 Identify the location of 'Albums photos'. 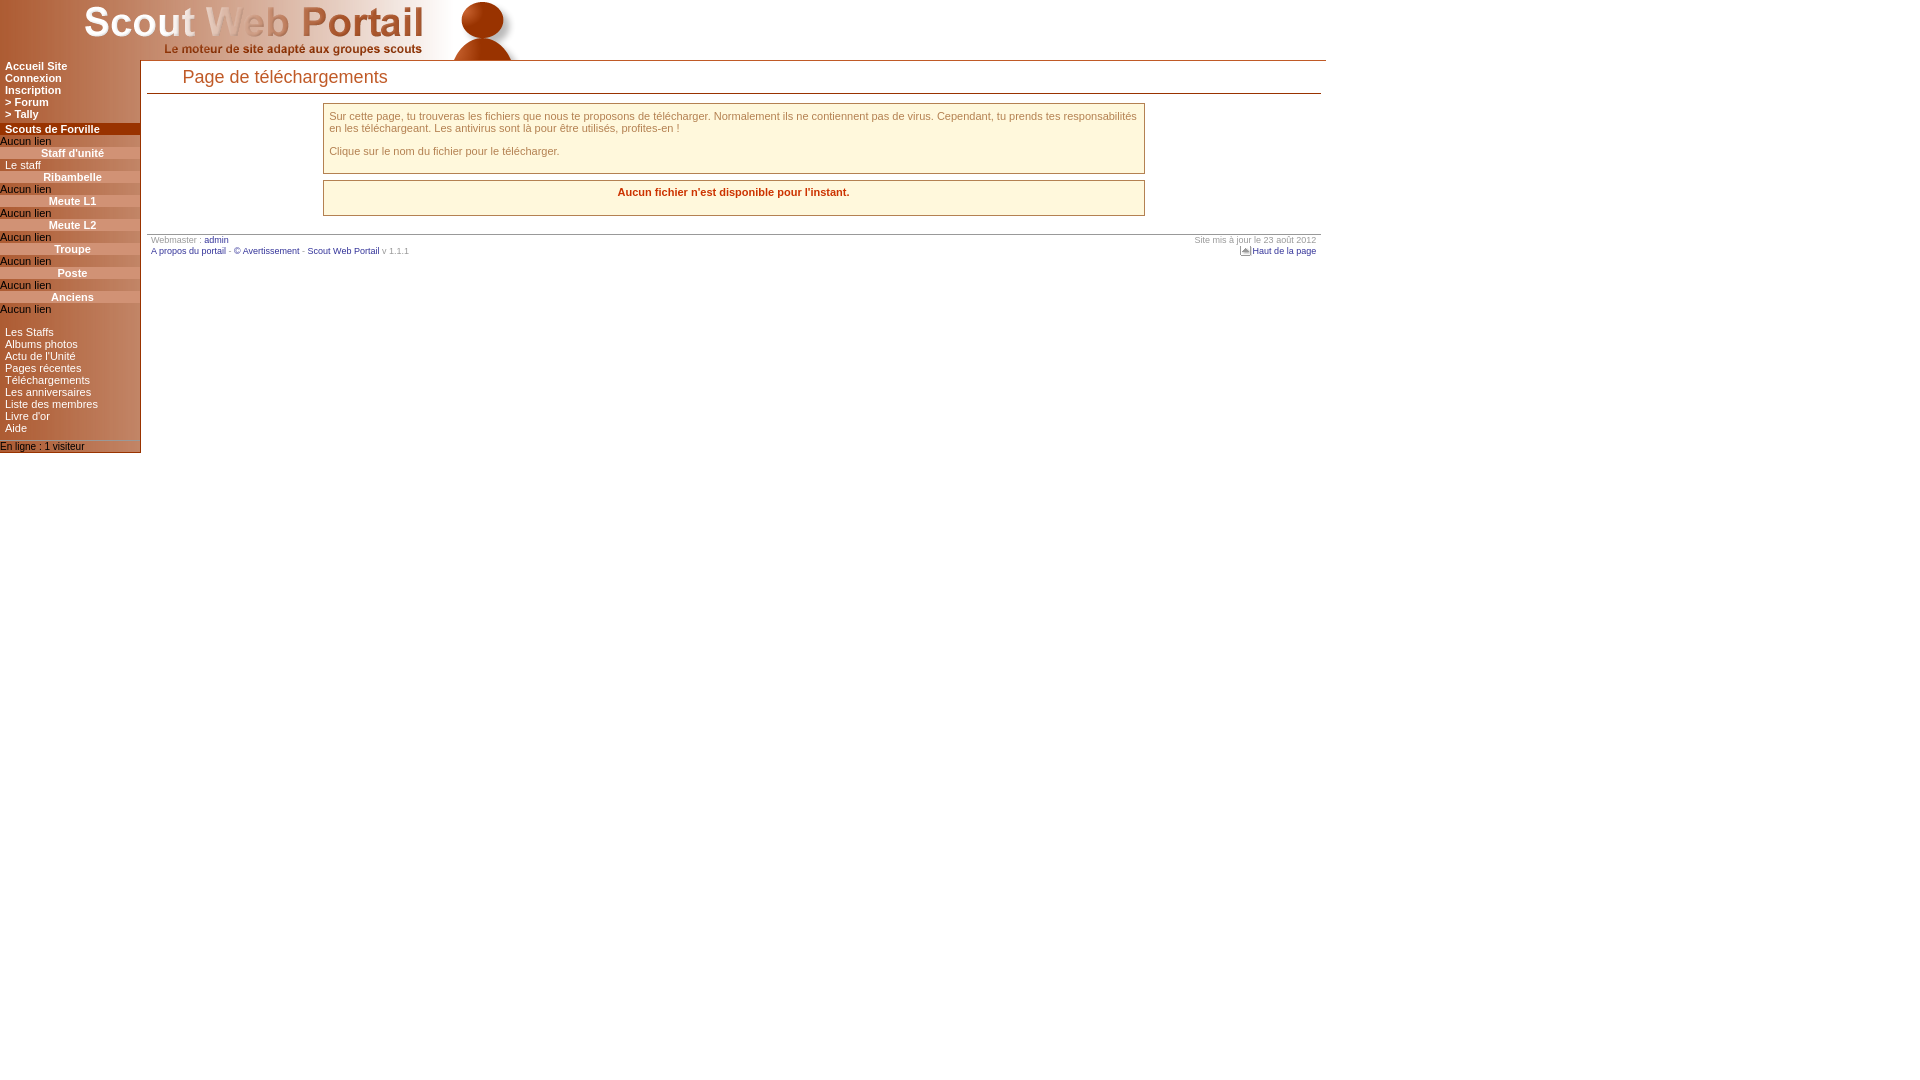
(0, 342).